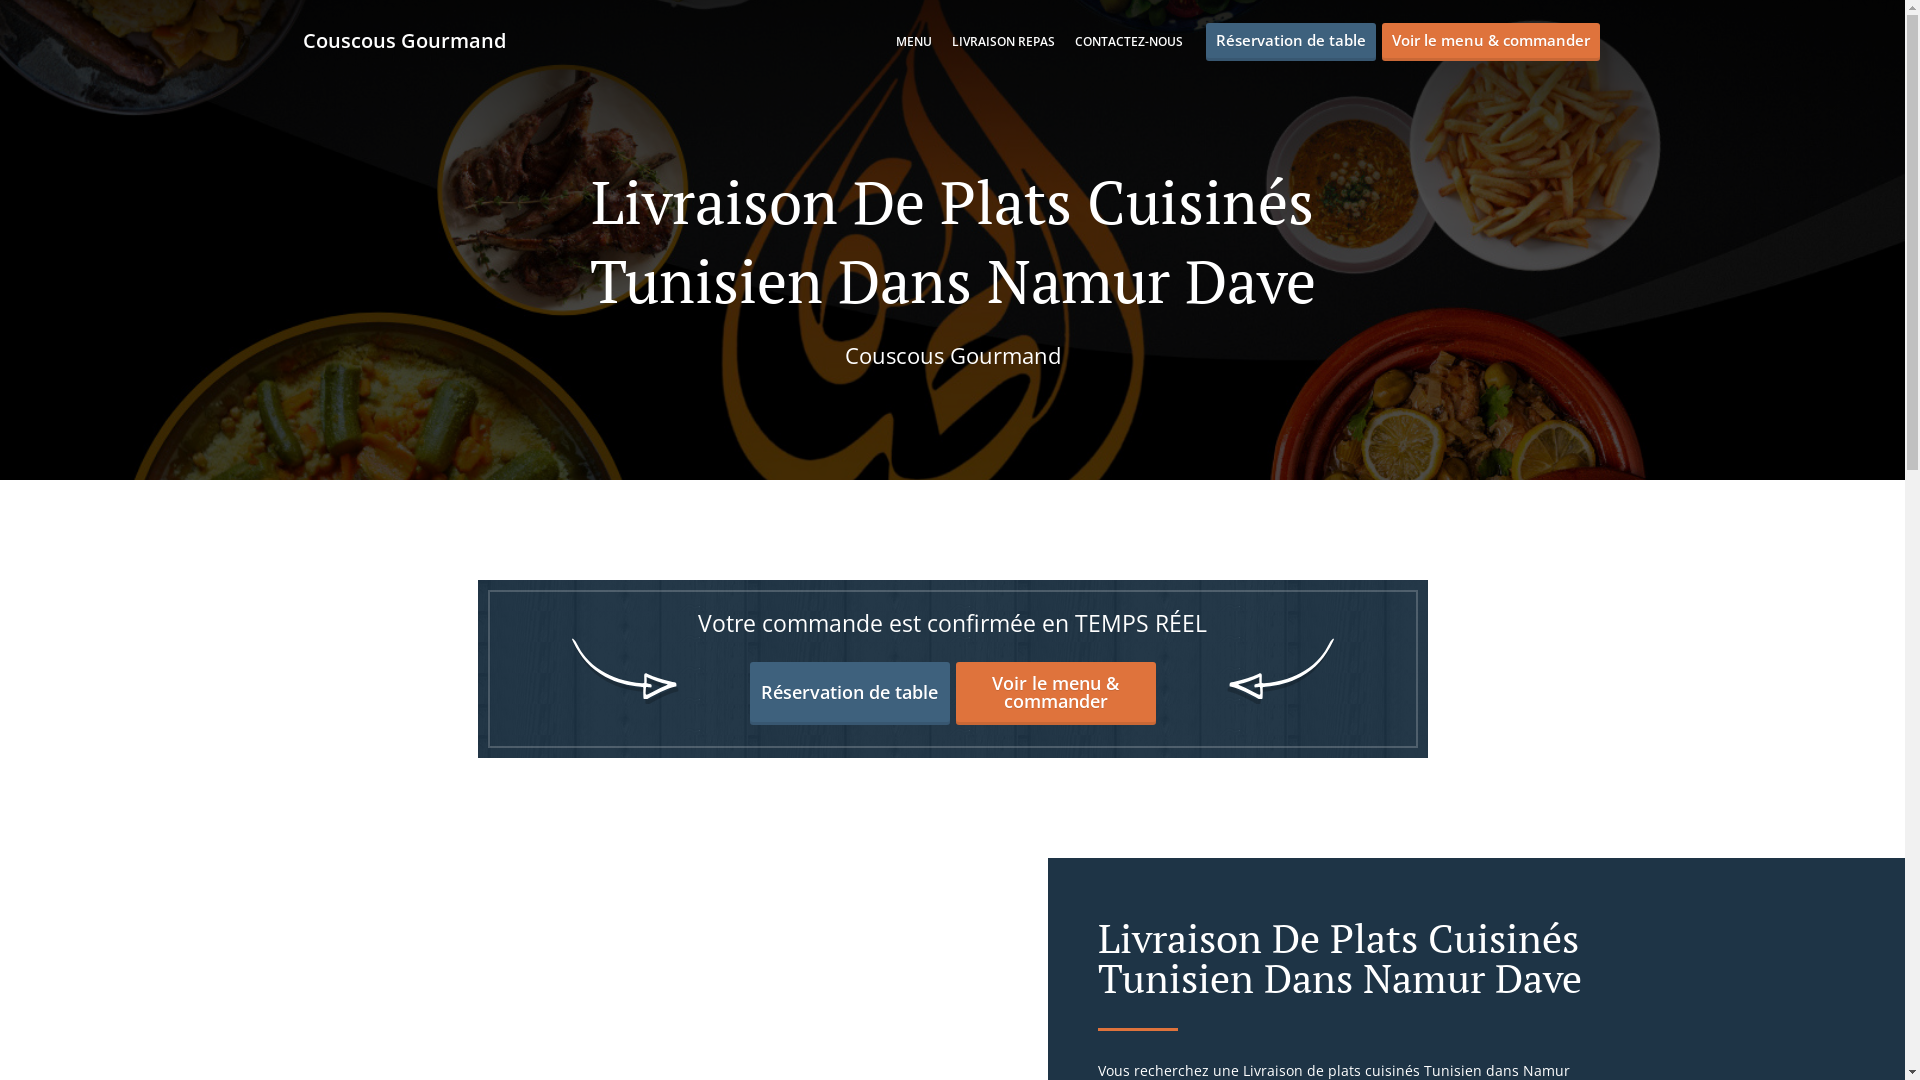 The width and height of the screenshot is (1920, 1080). What do you see at coordinates (912, 41) in the screenshot?
I see `'MENU'` at bounding box center [912, 41].